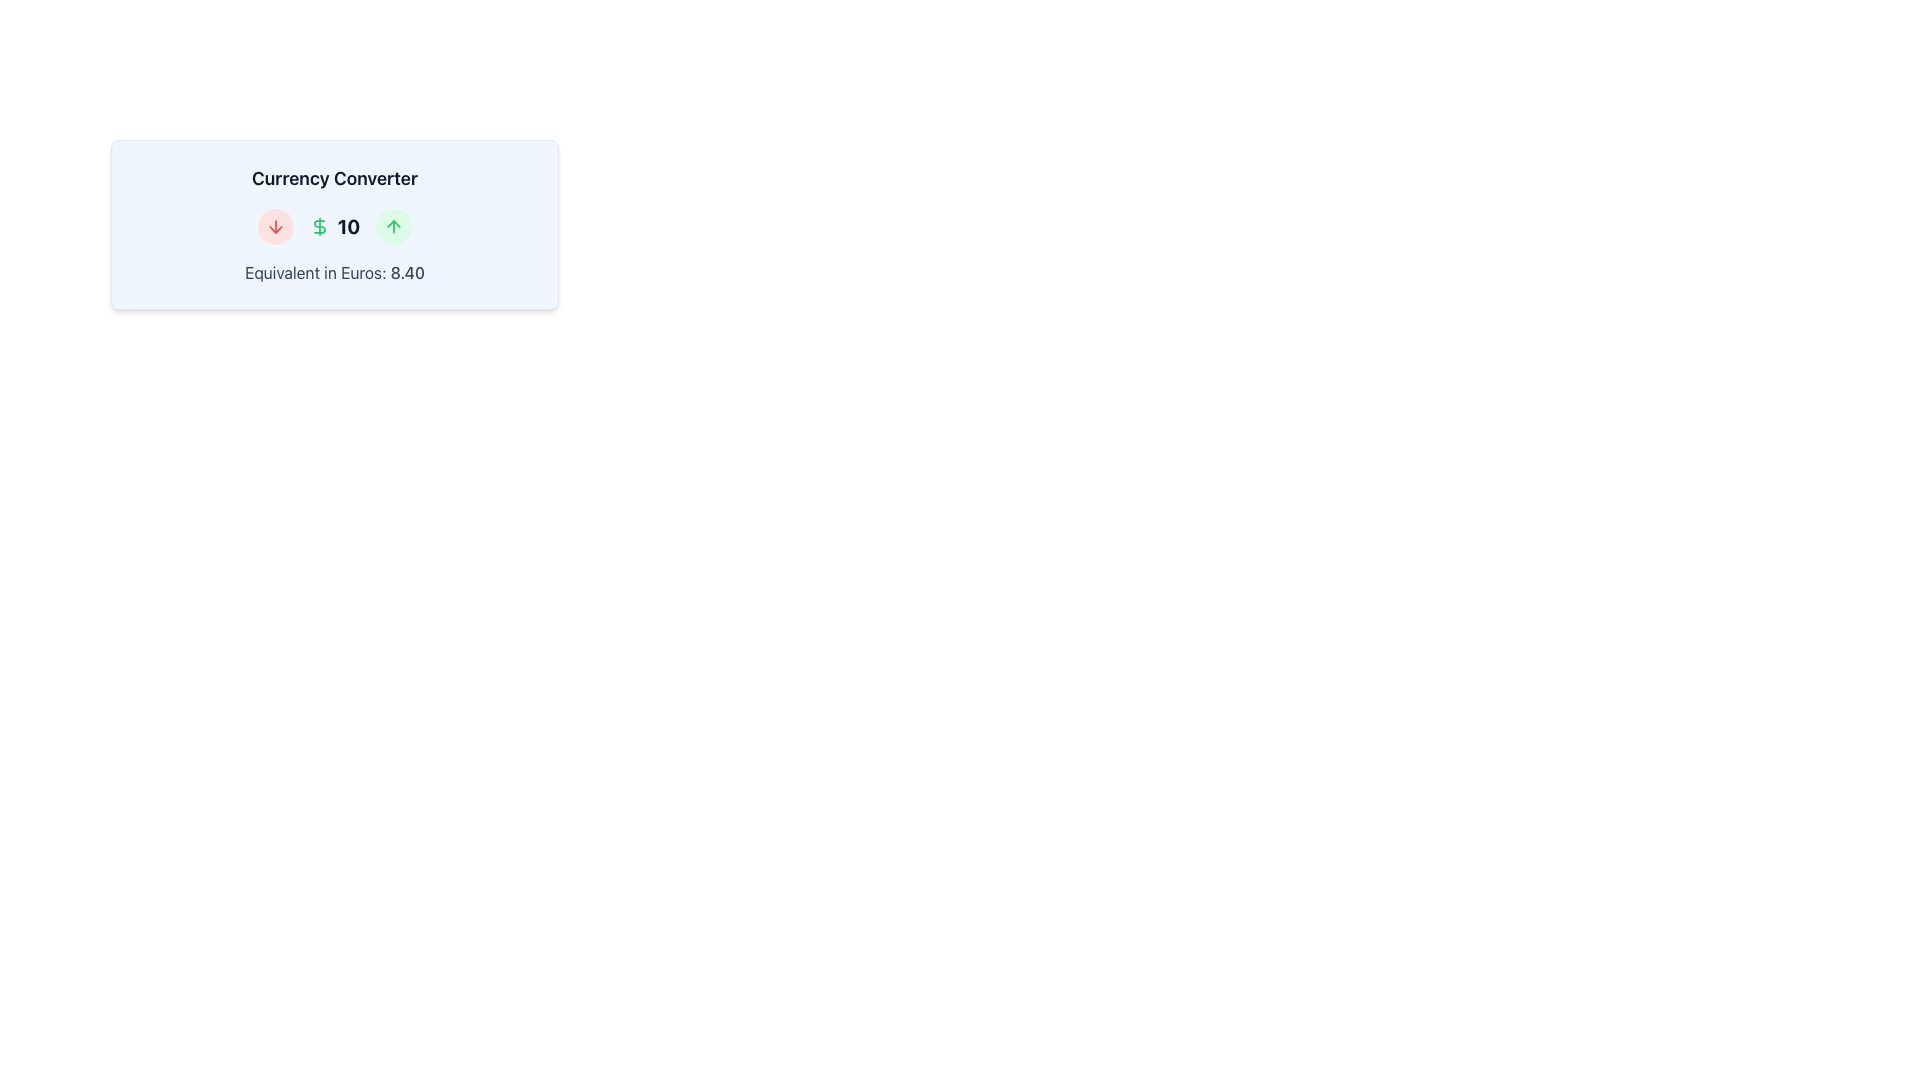 This screenshot has width=1920, height=1080. Describe the element at coordinates (394, 226) in the screenshot. I see `the green circular button containing the upward arrow icon, which is the third button in the row of interactive elements` at that location.